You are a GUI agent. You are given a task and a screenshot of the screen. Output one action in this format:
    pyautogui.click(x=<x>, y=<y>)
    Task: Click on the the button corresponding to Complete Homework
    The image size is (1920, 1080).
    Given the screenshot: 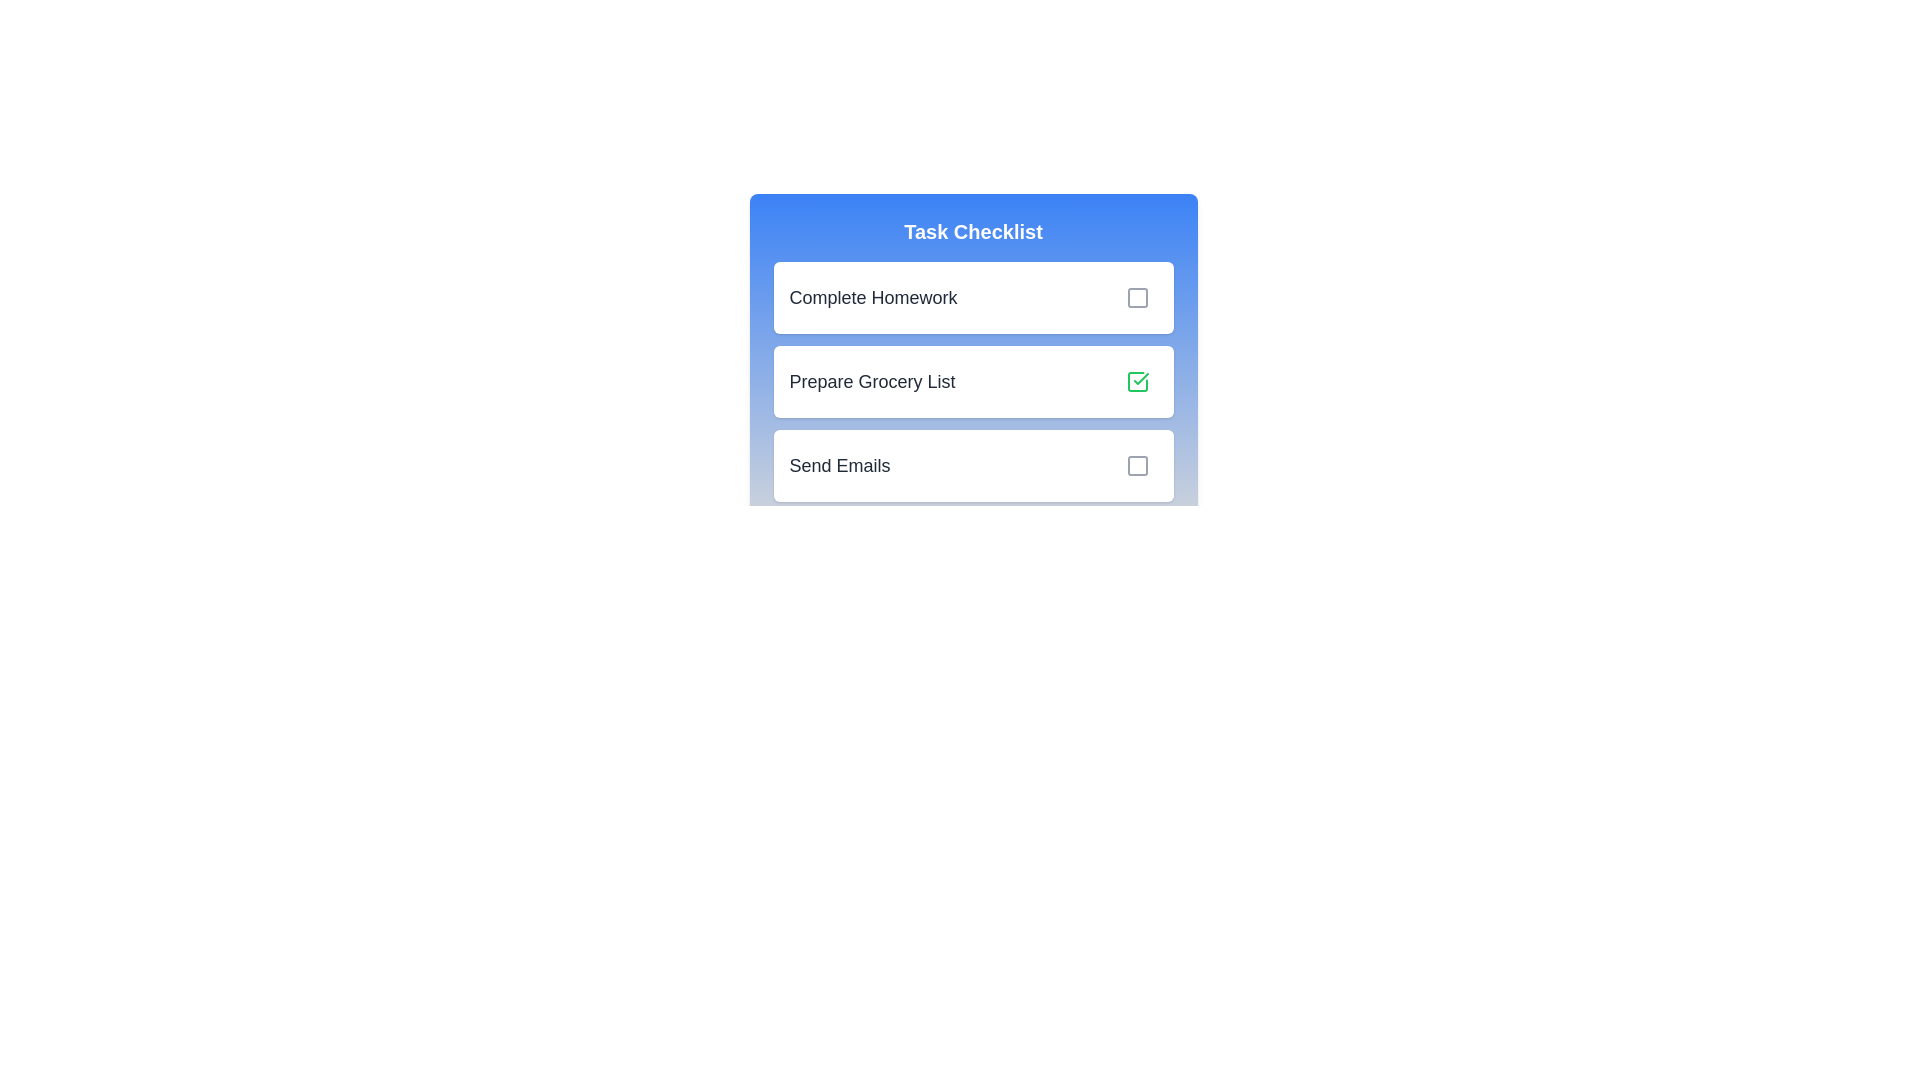 What is the action you would take?
    pyautogui.click(x=1137, y=297)
    